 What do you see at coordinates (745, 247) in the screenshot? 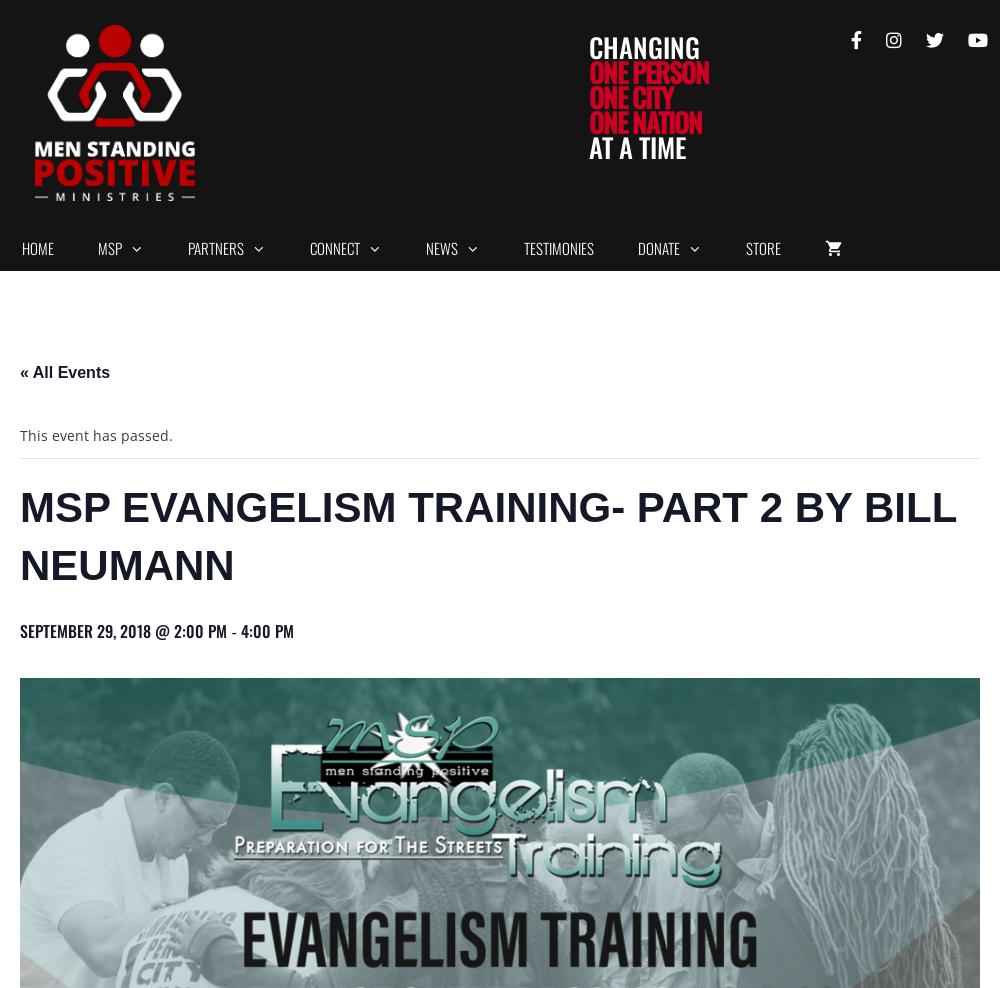
I see `'Store'` at bounding box center [745, 247].